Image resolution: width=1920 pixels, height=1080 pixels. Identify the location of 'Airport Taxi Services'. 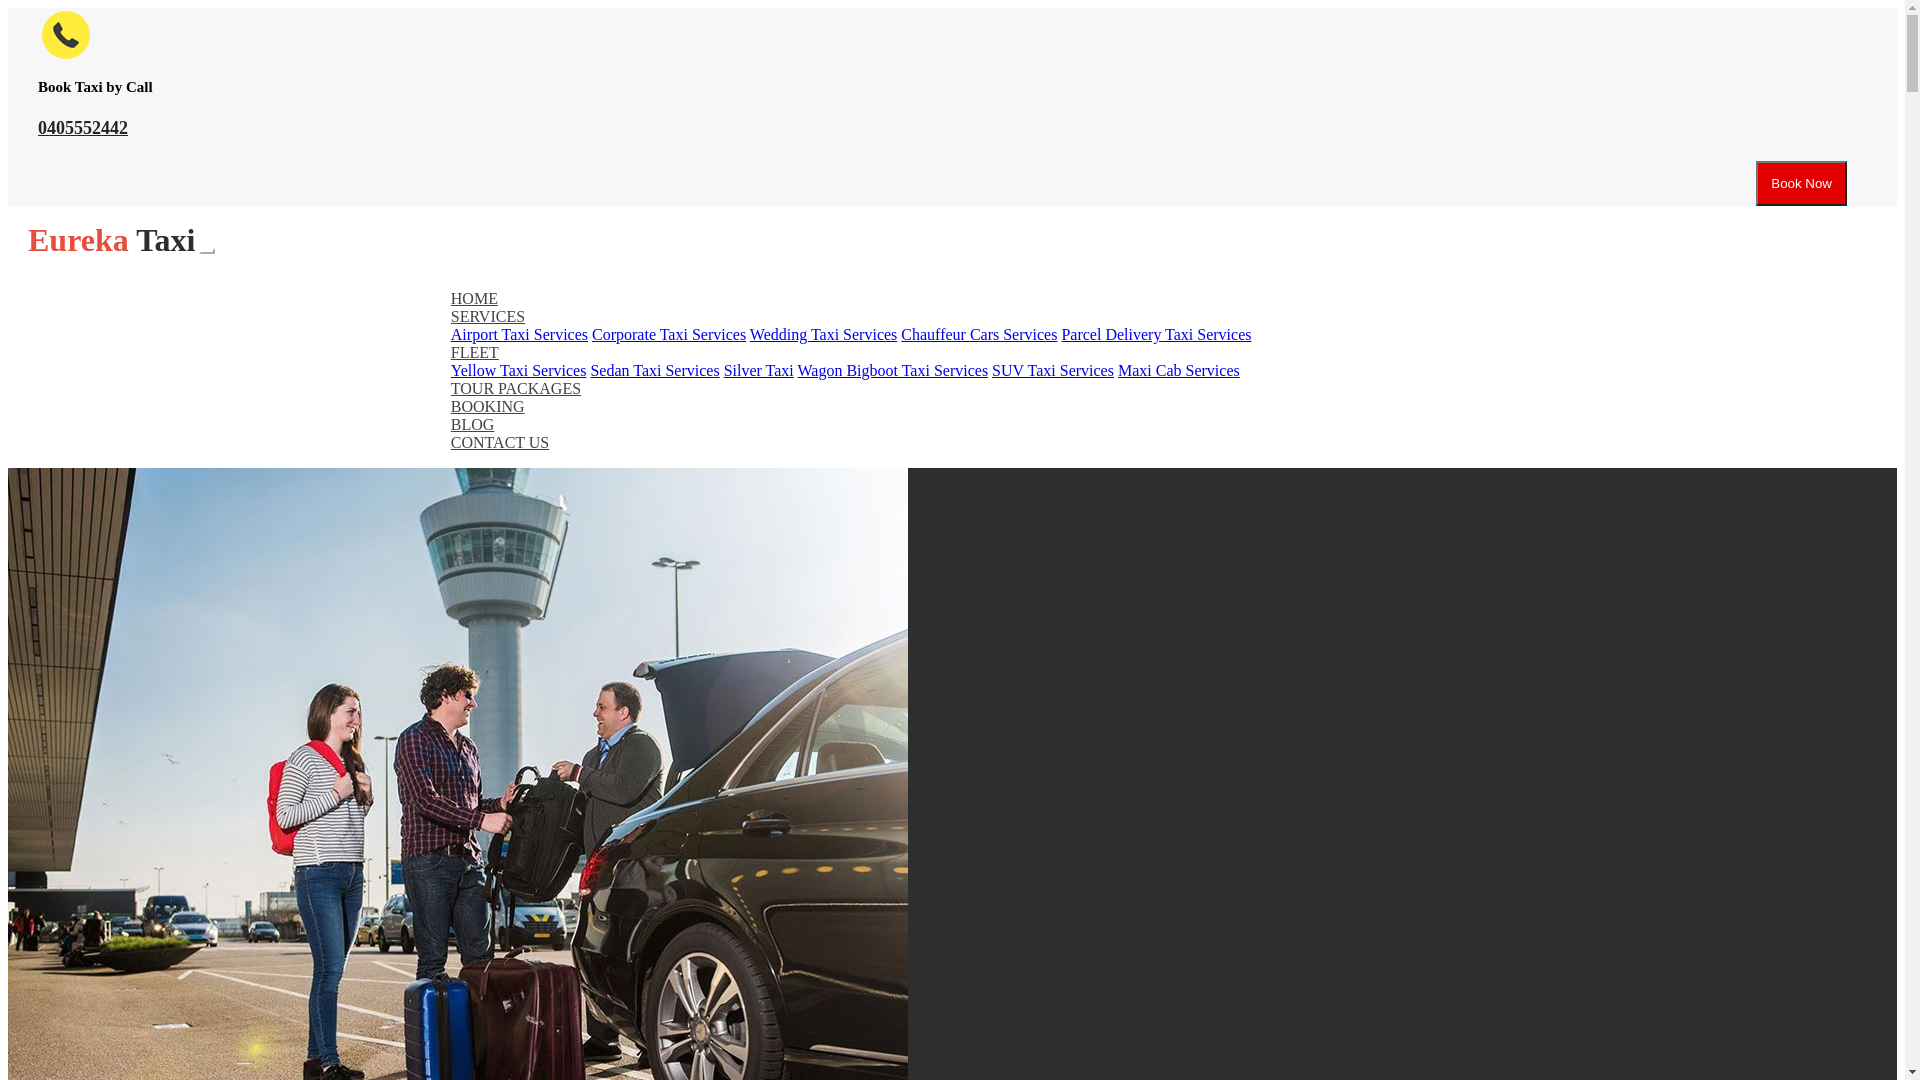
(519, 333).